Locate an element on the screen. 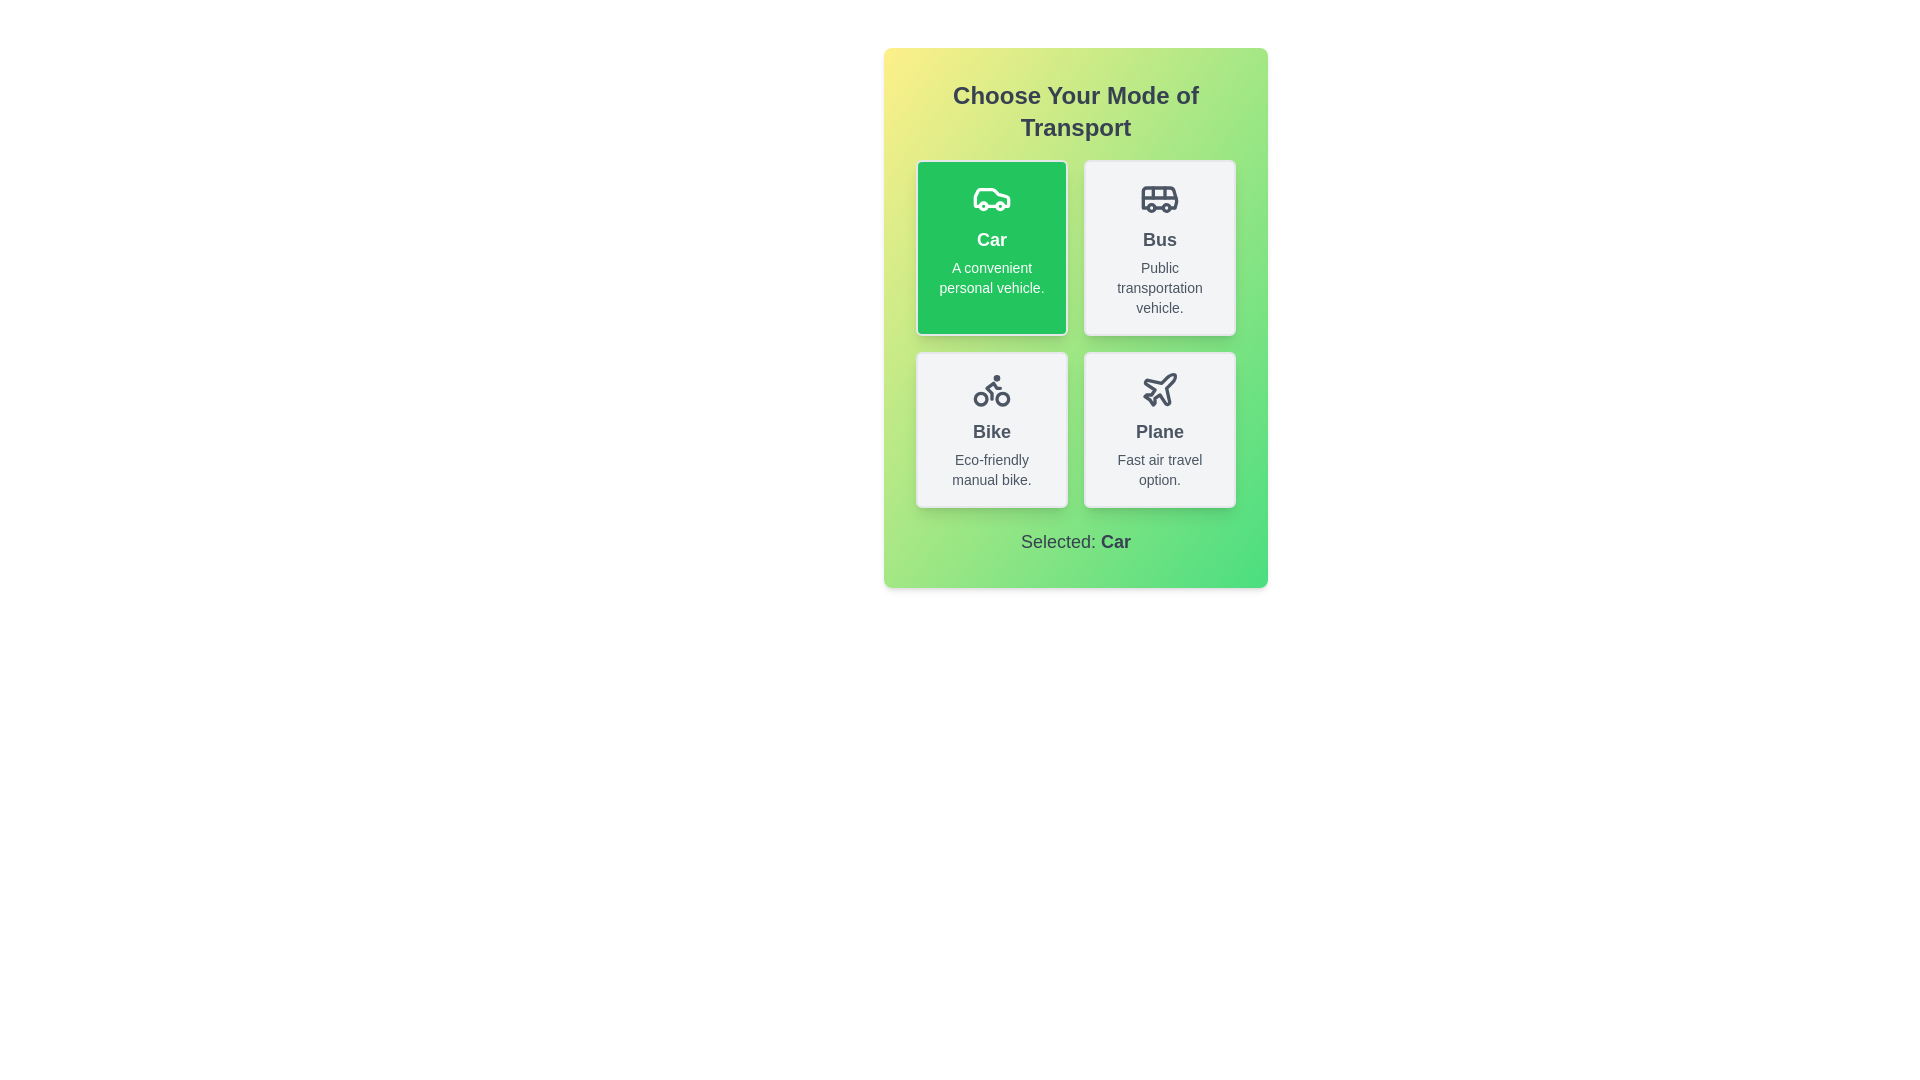  the transport mode Bike by clicking the corresponding button is located at coordinates (992, 428).